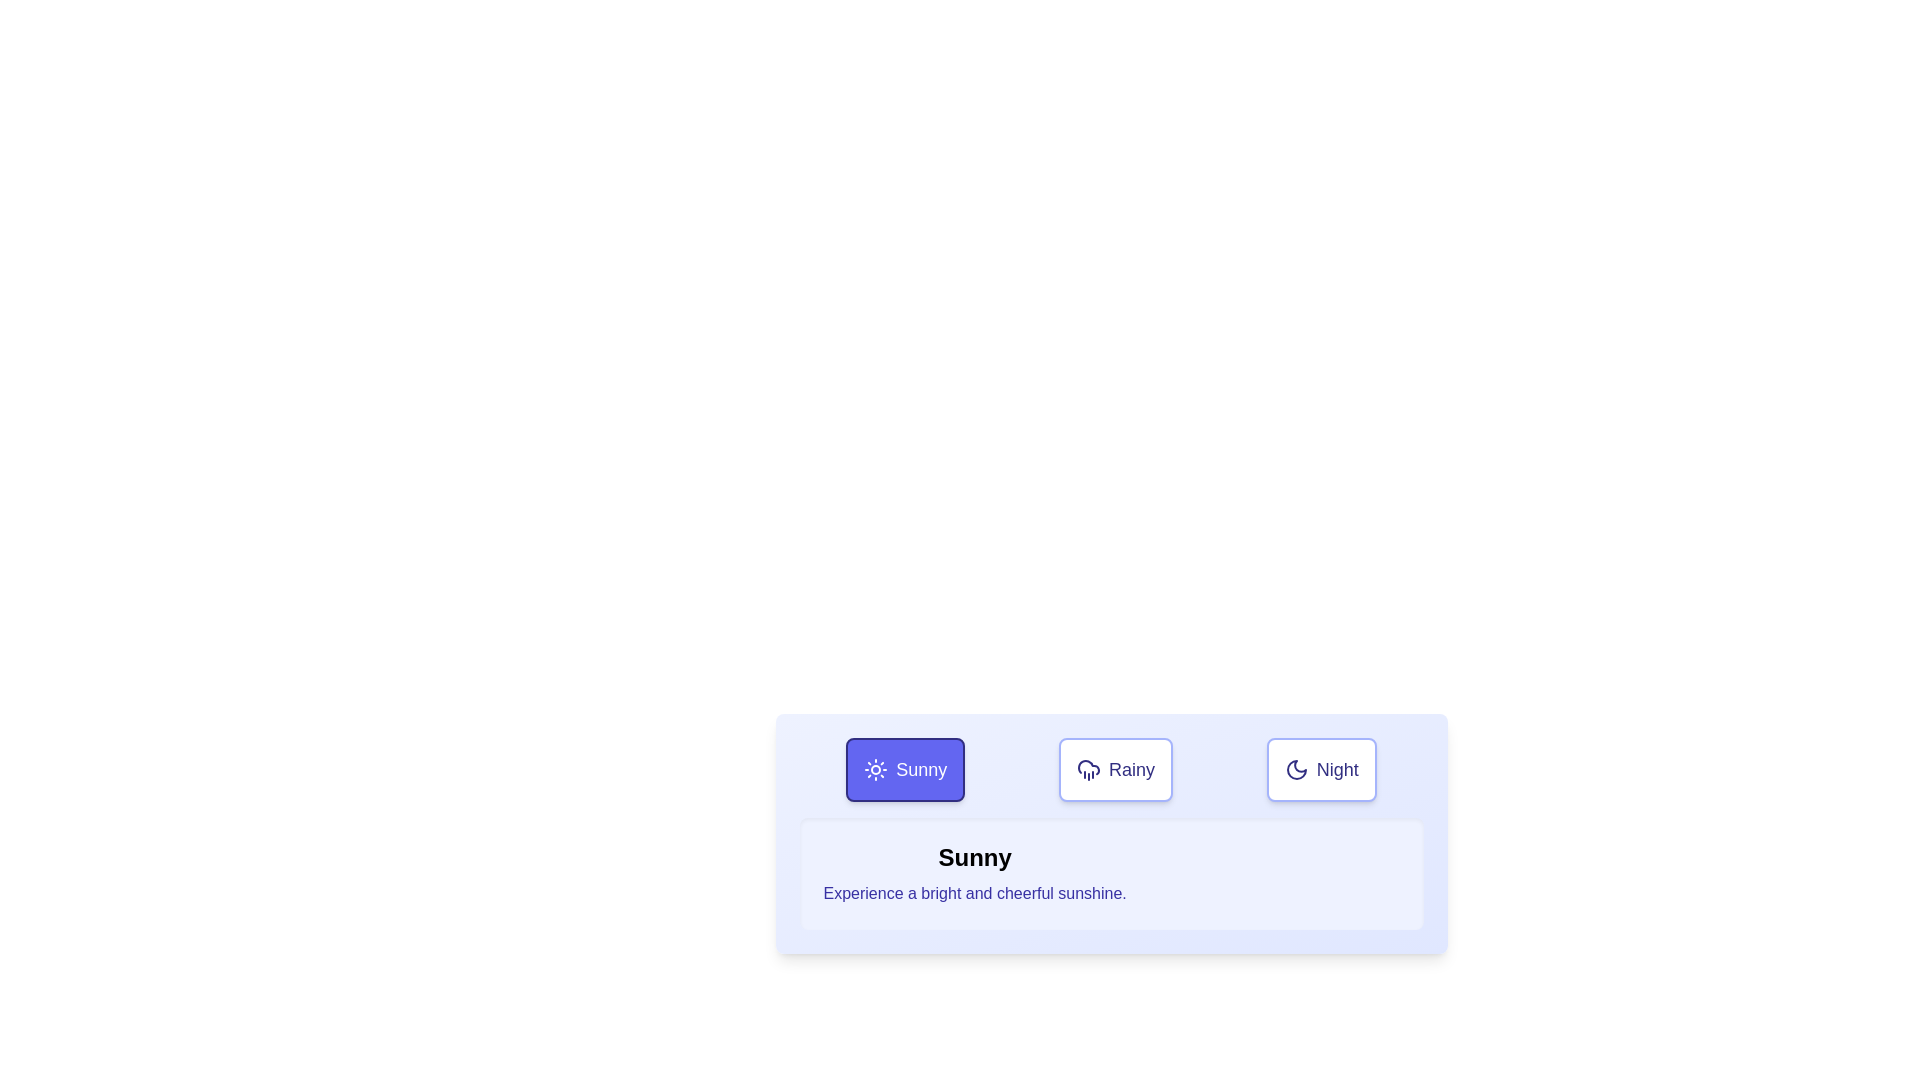  Describe the element at coordinates (975, 893) in the screenshot. I see `the text snippet stating "Experience a bright and cheerful sunshine." which is located below the bold title "Sunny" in an indigo-colored font on a light background` at that location.